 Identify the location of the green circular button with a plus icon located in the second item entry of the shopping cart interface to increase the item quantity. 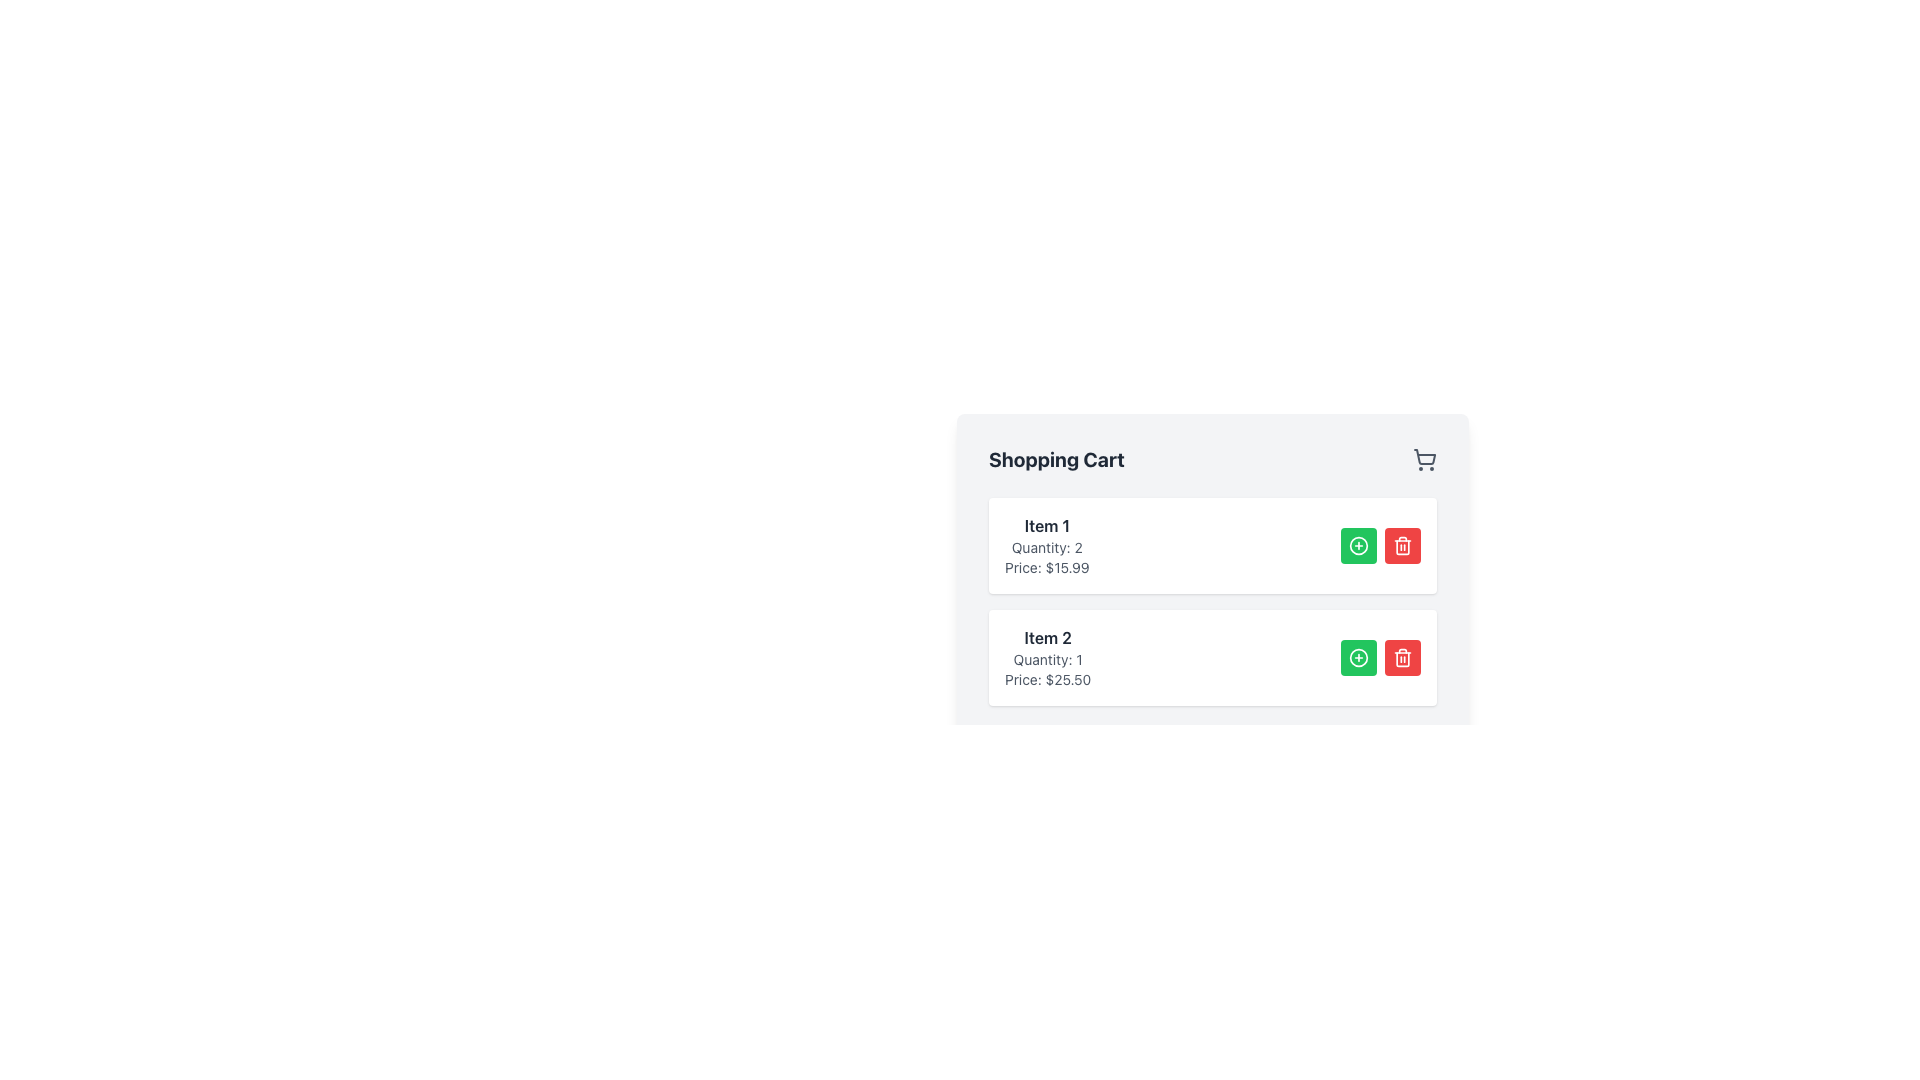
(1358, 658).